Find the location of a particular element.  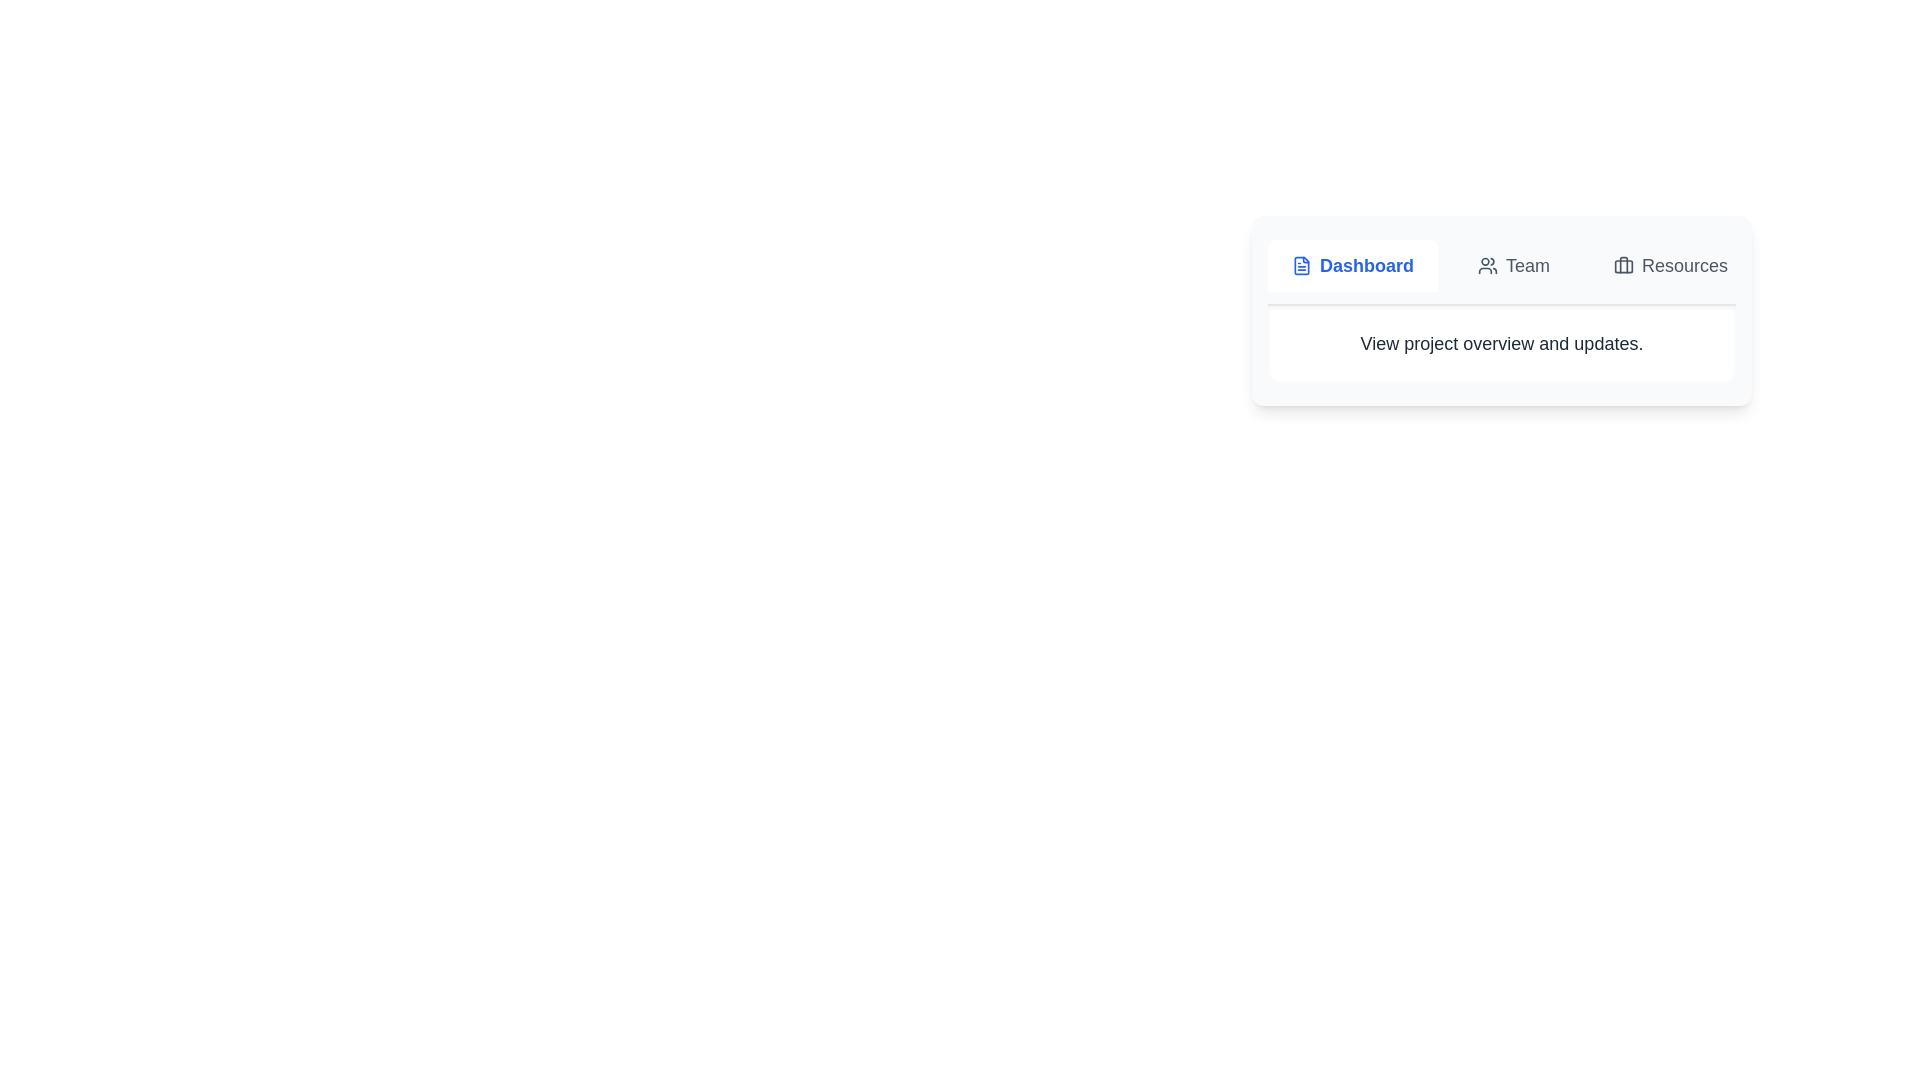

the tab labeled 'Resources' to activate it and observe the visual change is located at coordinates (1670, 265).